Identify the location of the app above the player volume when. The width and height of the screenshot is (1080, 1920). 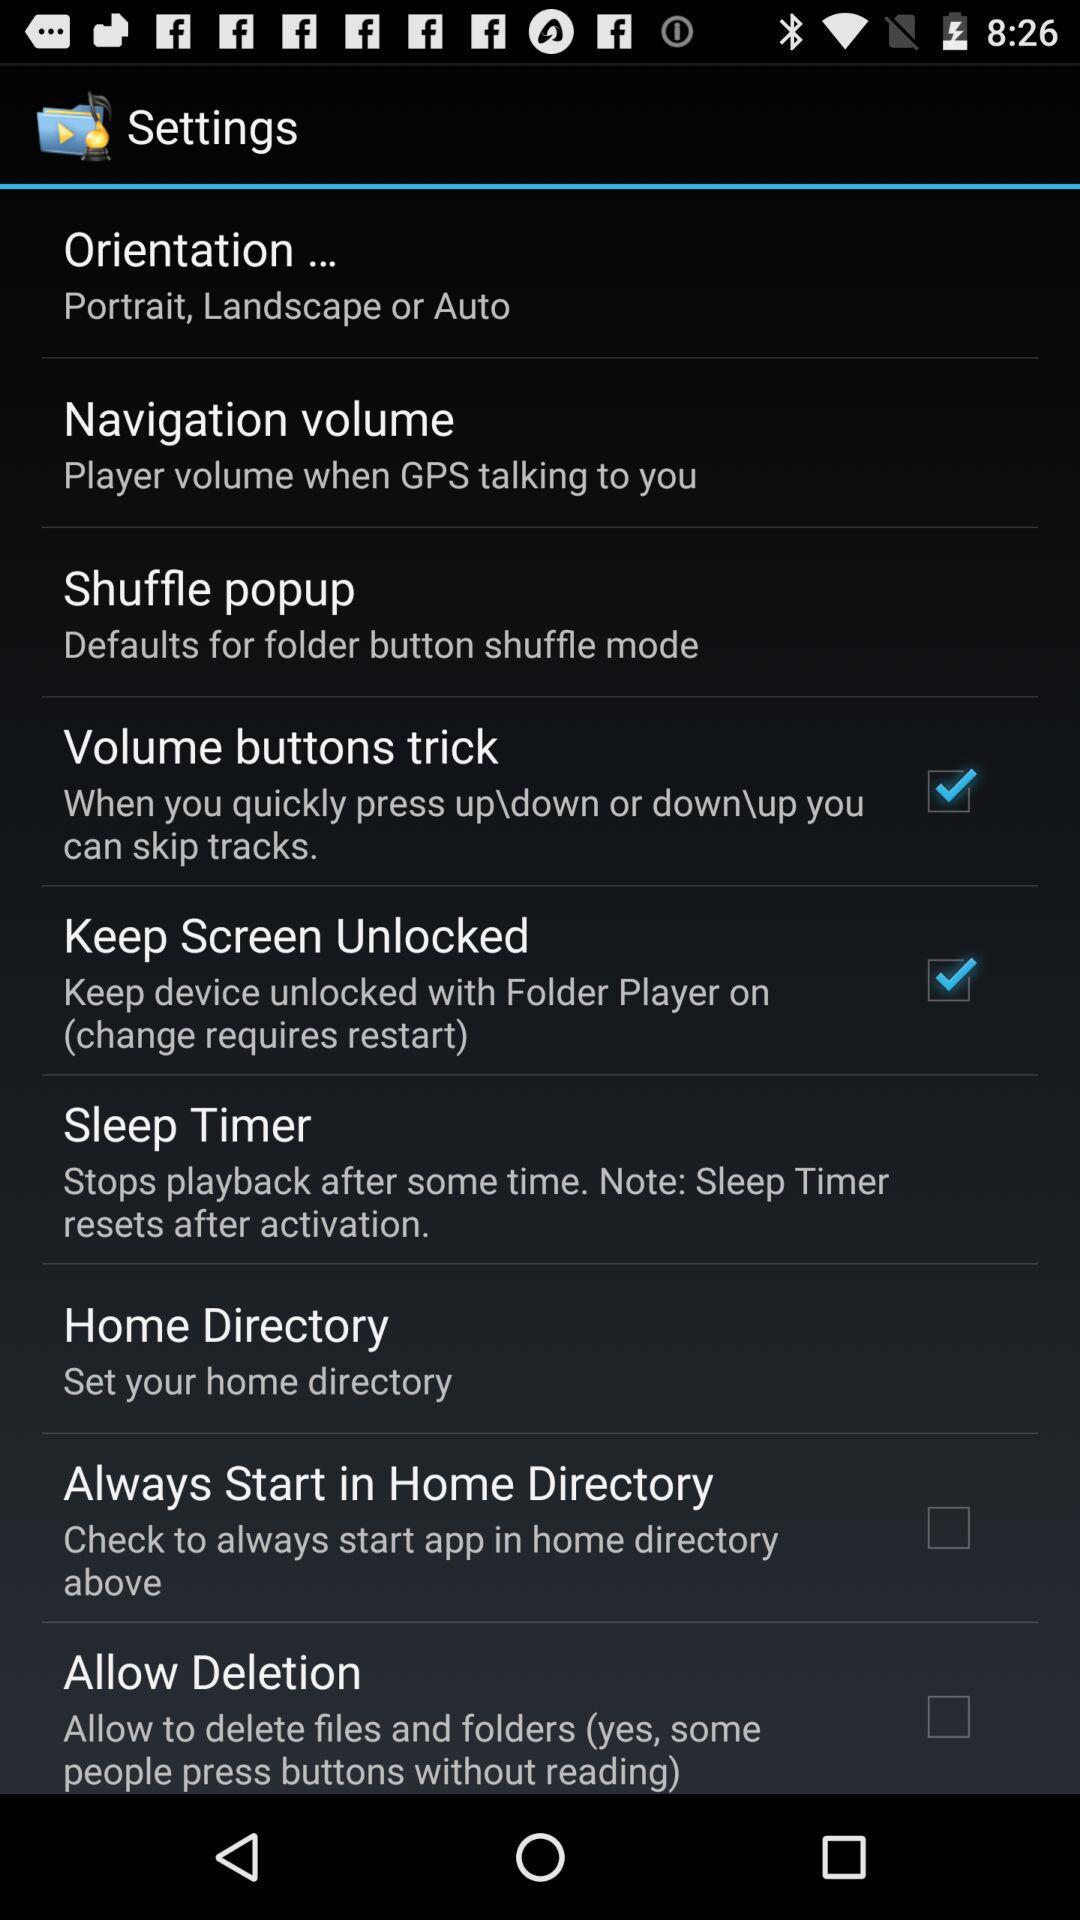
(257, 416).